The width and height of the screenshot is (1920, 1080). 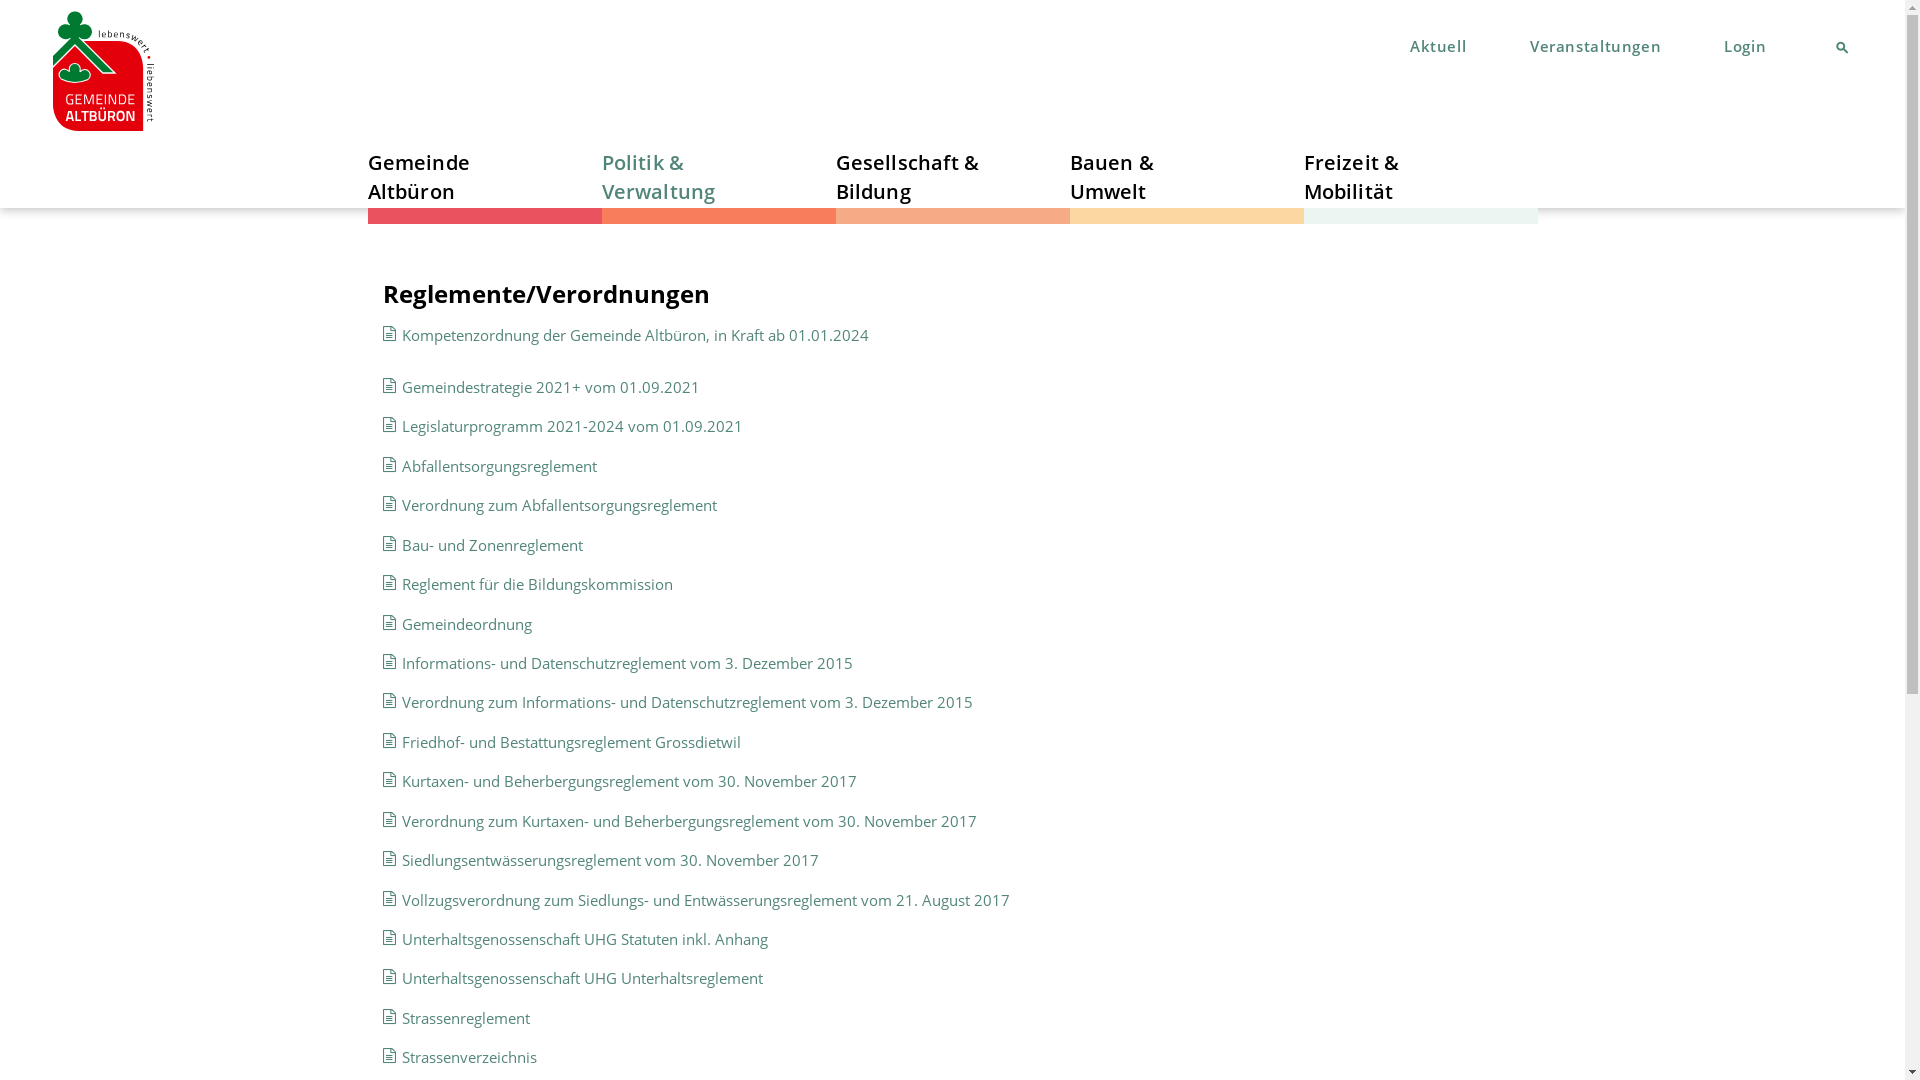 I want to click on 'Strassenverzeichnis', so click(x=468, y=1055).